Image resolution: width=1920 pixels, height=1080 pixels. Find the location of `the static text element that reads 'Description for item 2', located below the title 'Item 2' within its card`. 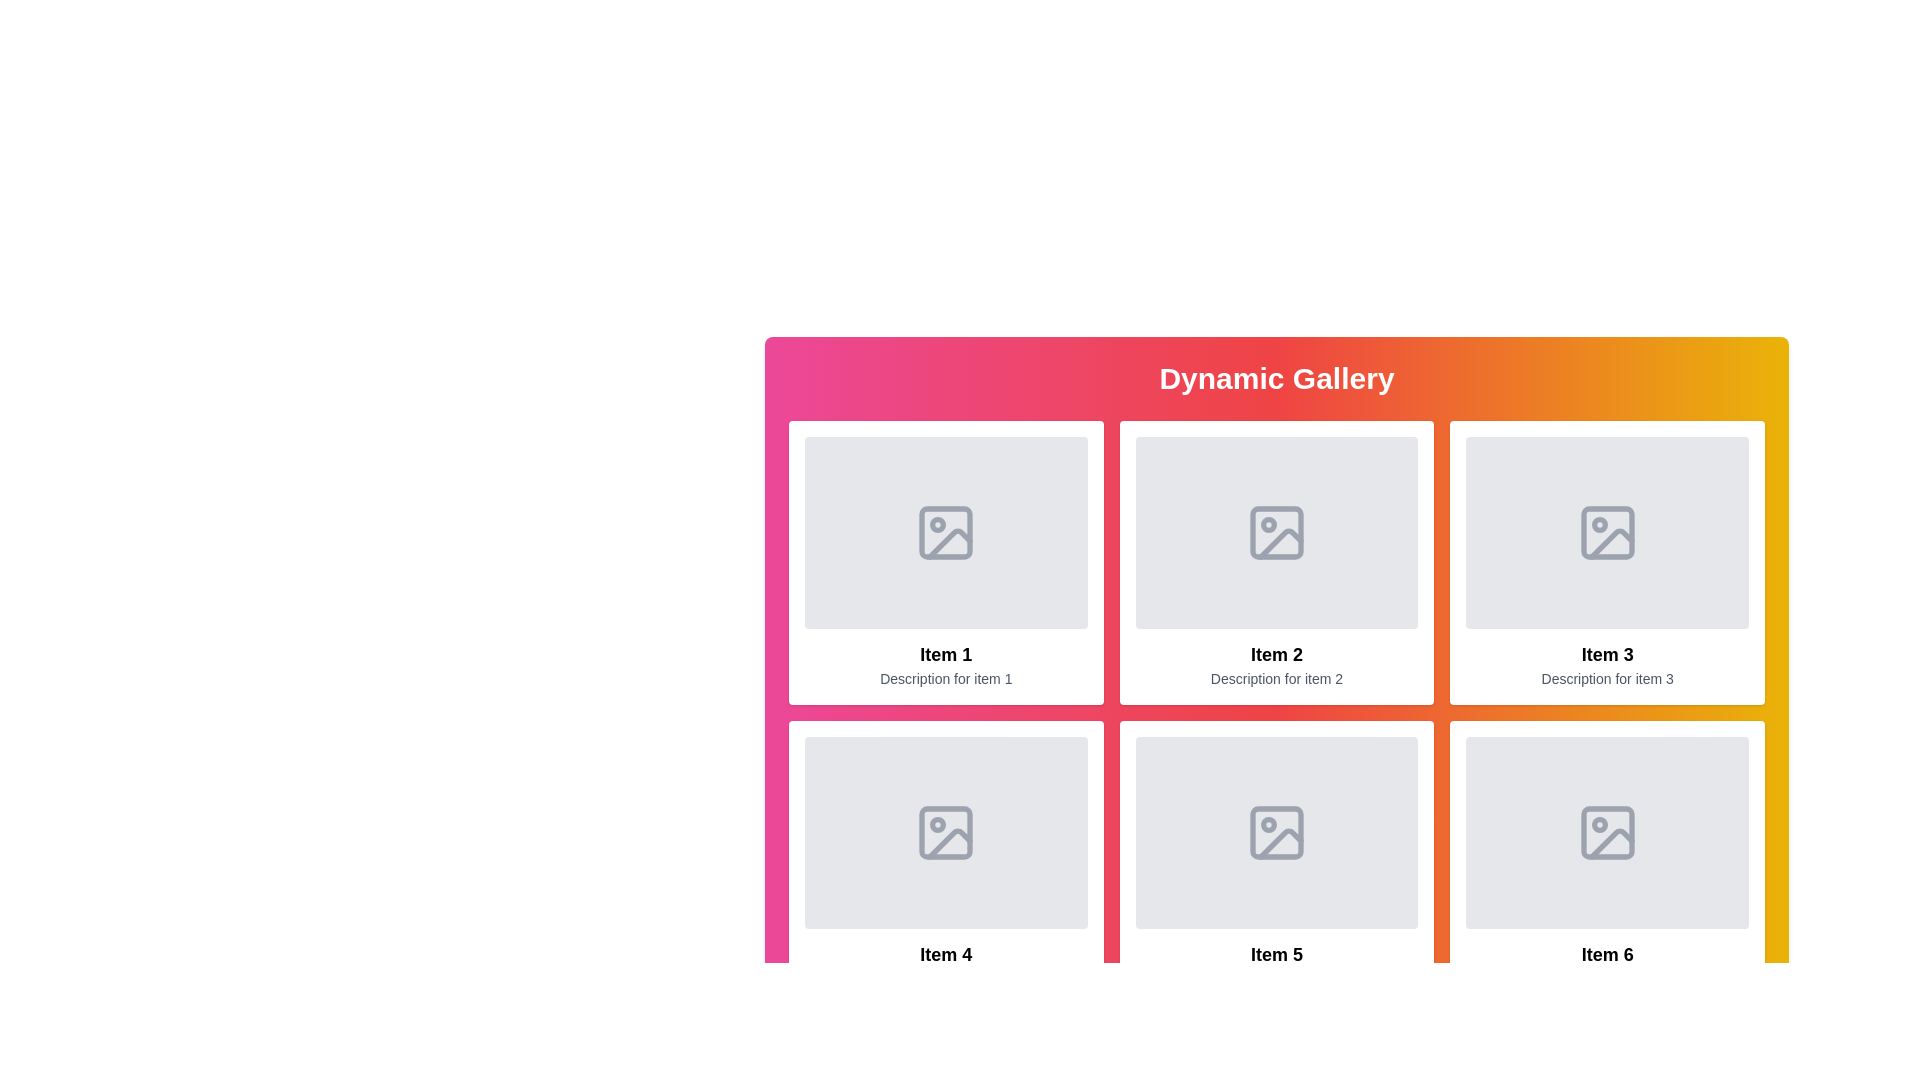

the static text element that reads 'Description for item 2', located below the title 'Item 2' within its card is located at coordinates (1275, 677).